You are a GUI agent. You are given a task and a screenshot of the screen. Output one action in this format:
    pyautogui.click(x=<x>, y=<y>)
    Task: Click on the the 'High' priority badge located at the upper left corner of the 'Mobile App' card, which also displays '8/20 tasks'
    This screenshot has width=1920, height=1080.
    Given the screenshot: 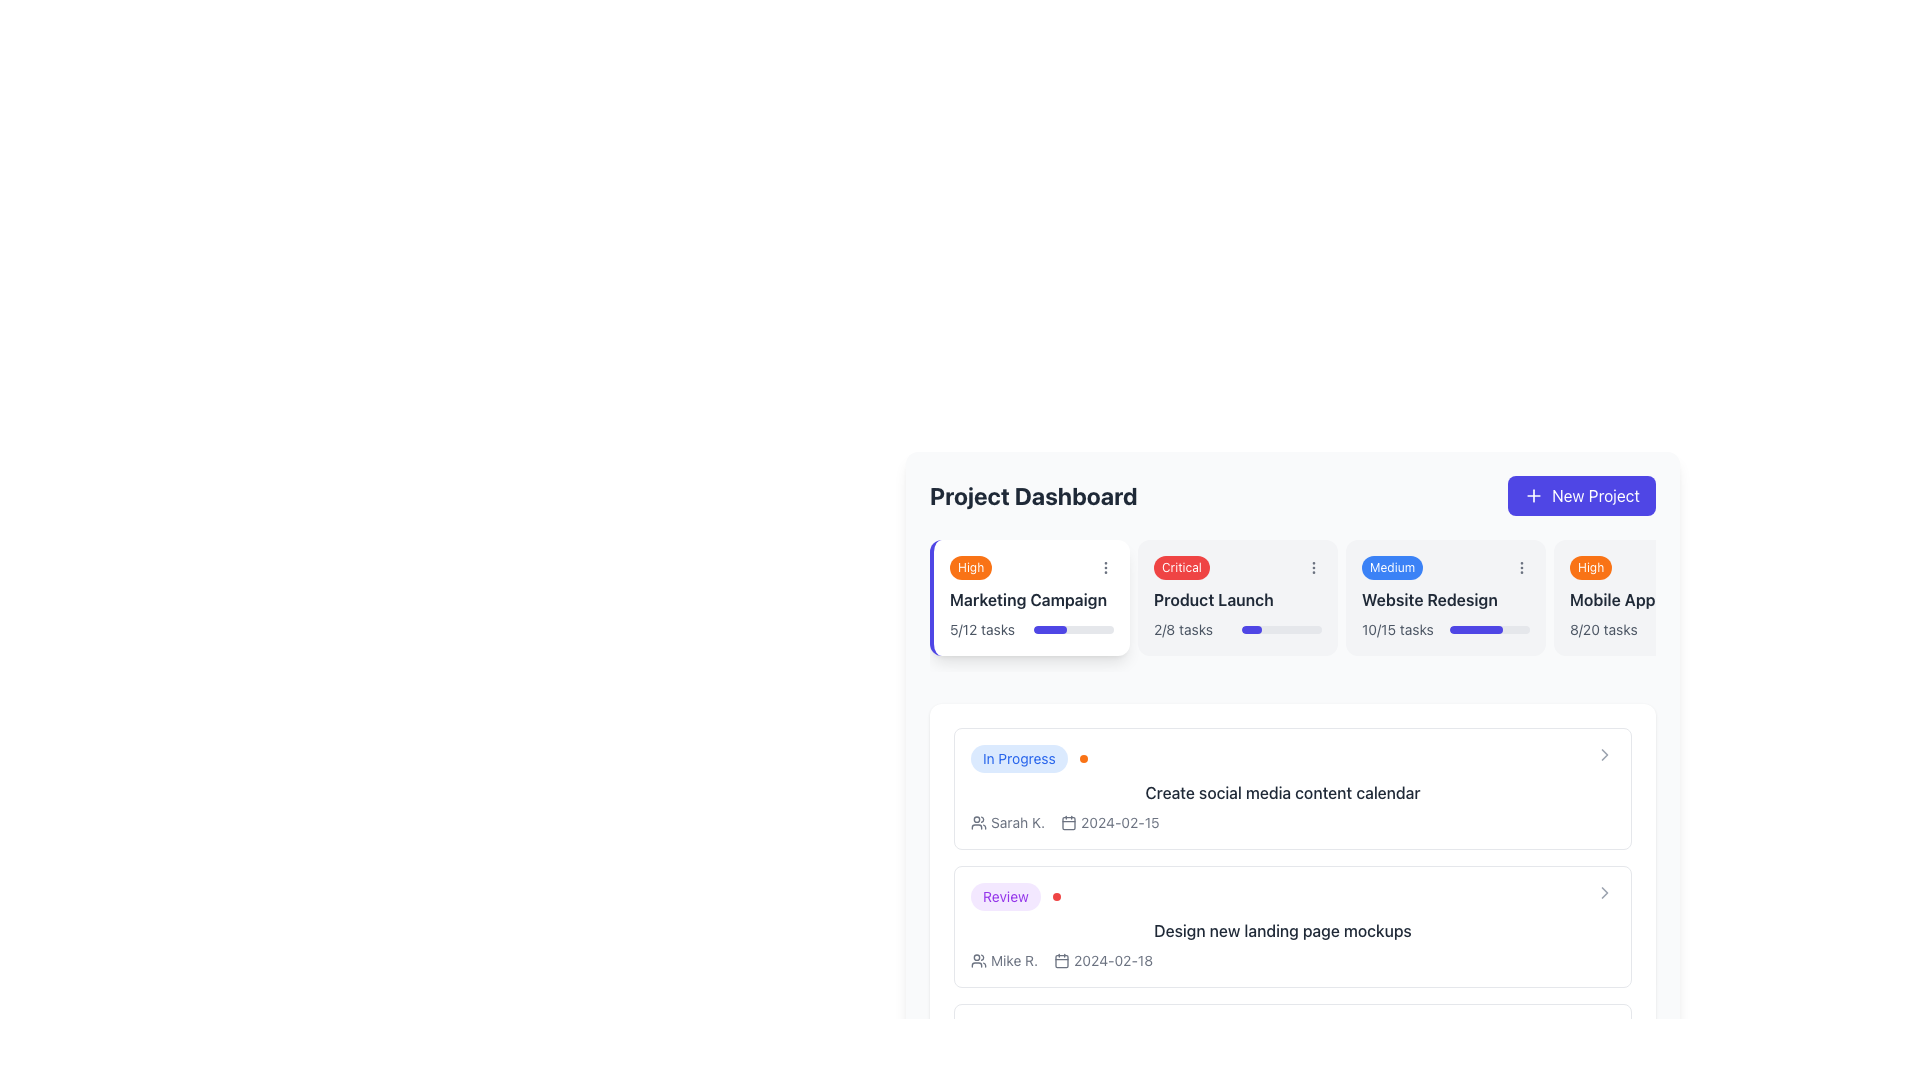 What is the action you would take?
    pyautogui.click(x=1654, y=567)
    